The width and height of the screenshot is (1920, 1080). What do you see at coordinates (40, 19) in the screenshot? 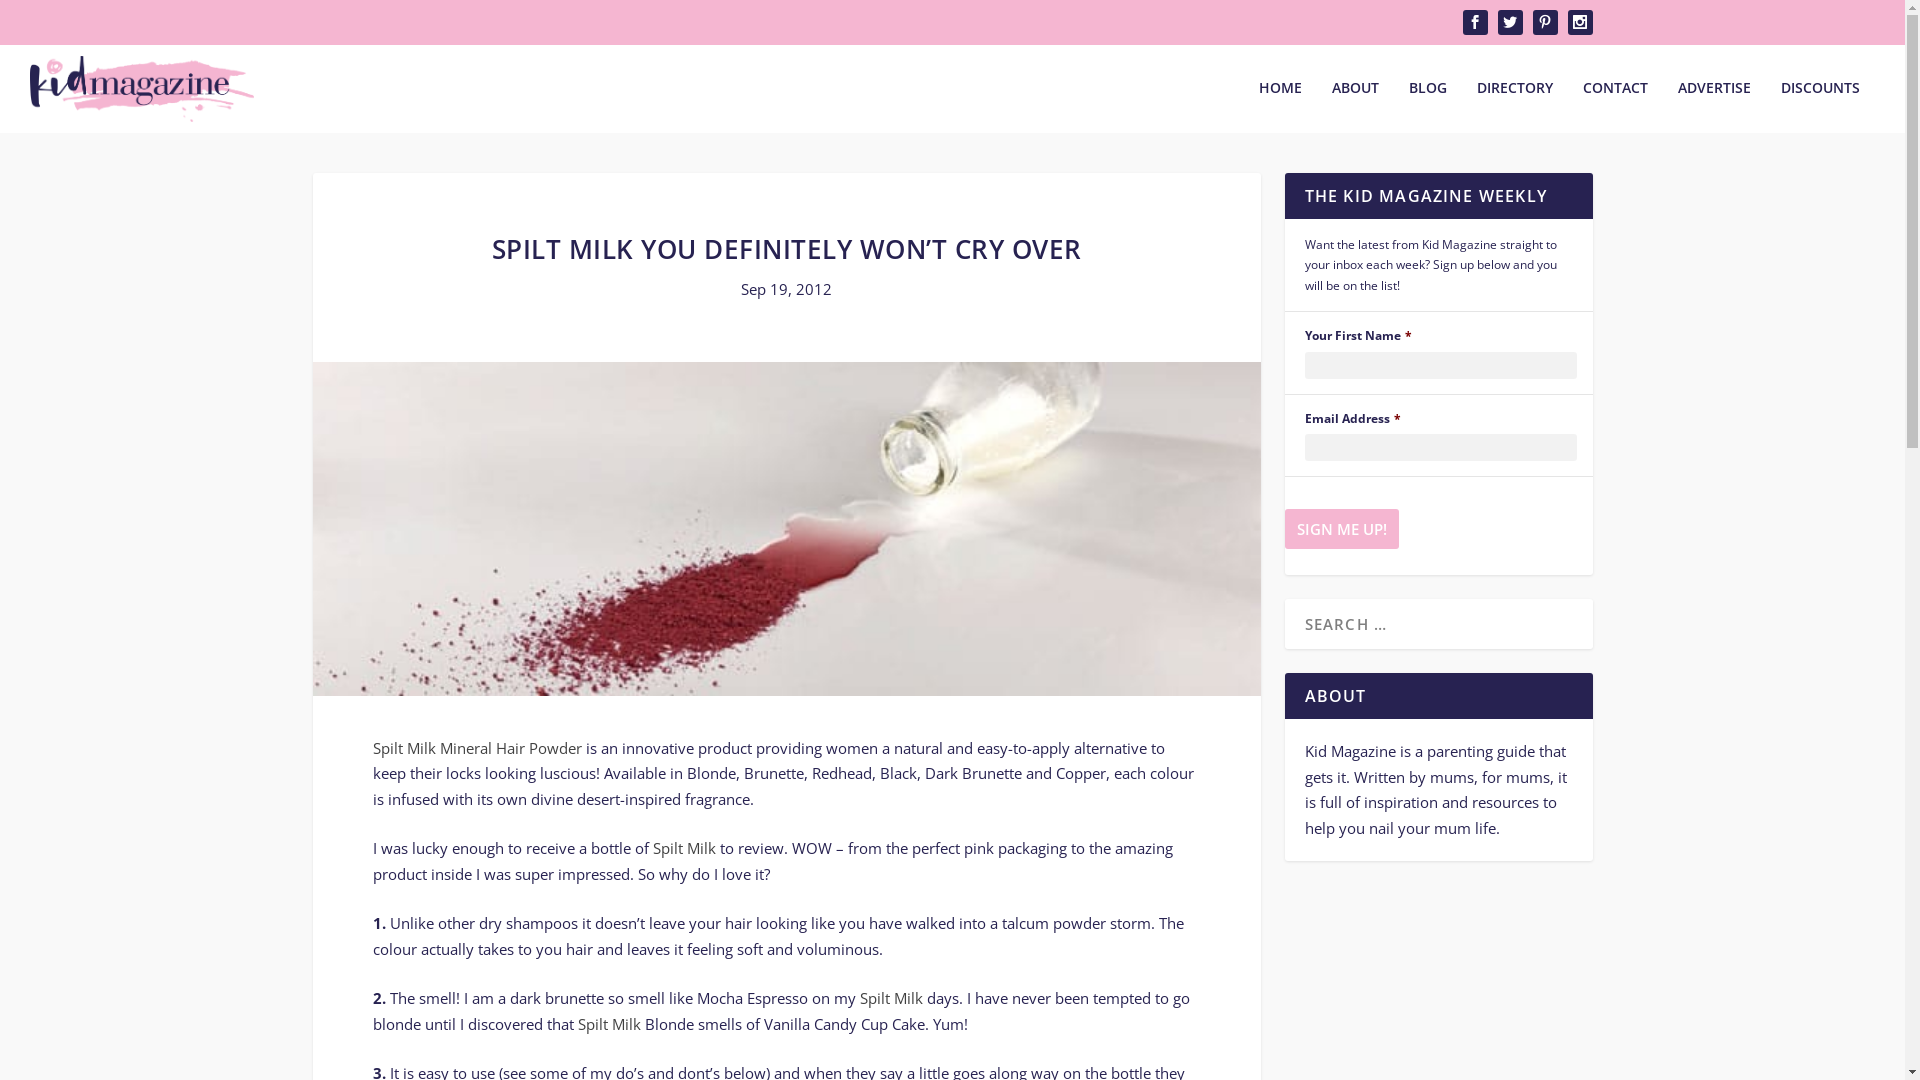
I see `'Search'` at bounding box center [40, 19].